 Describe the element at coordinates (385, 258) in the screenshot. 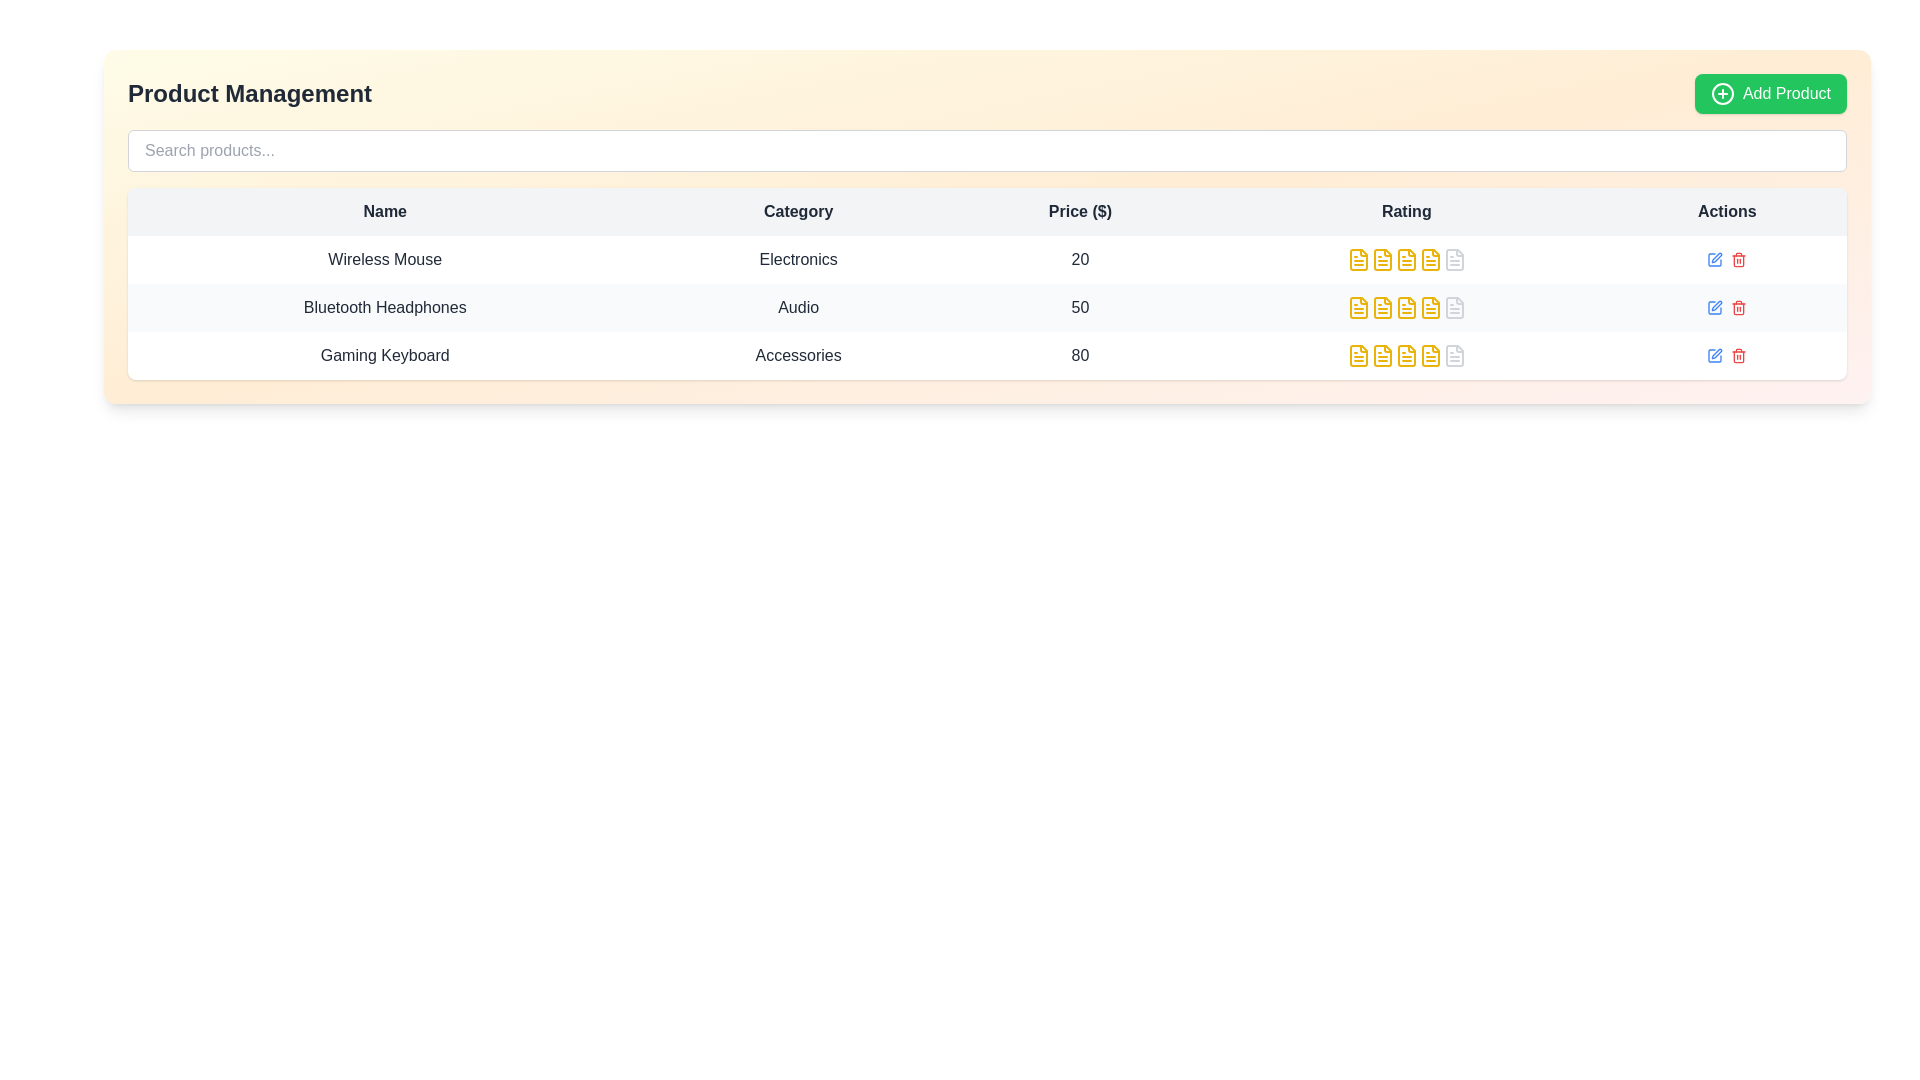

I see `displayed text of the 'Wireless Mouse' product name in the first row of the product management table` at that location.